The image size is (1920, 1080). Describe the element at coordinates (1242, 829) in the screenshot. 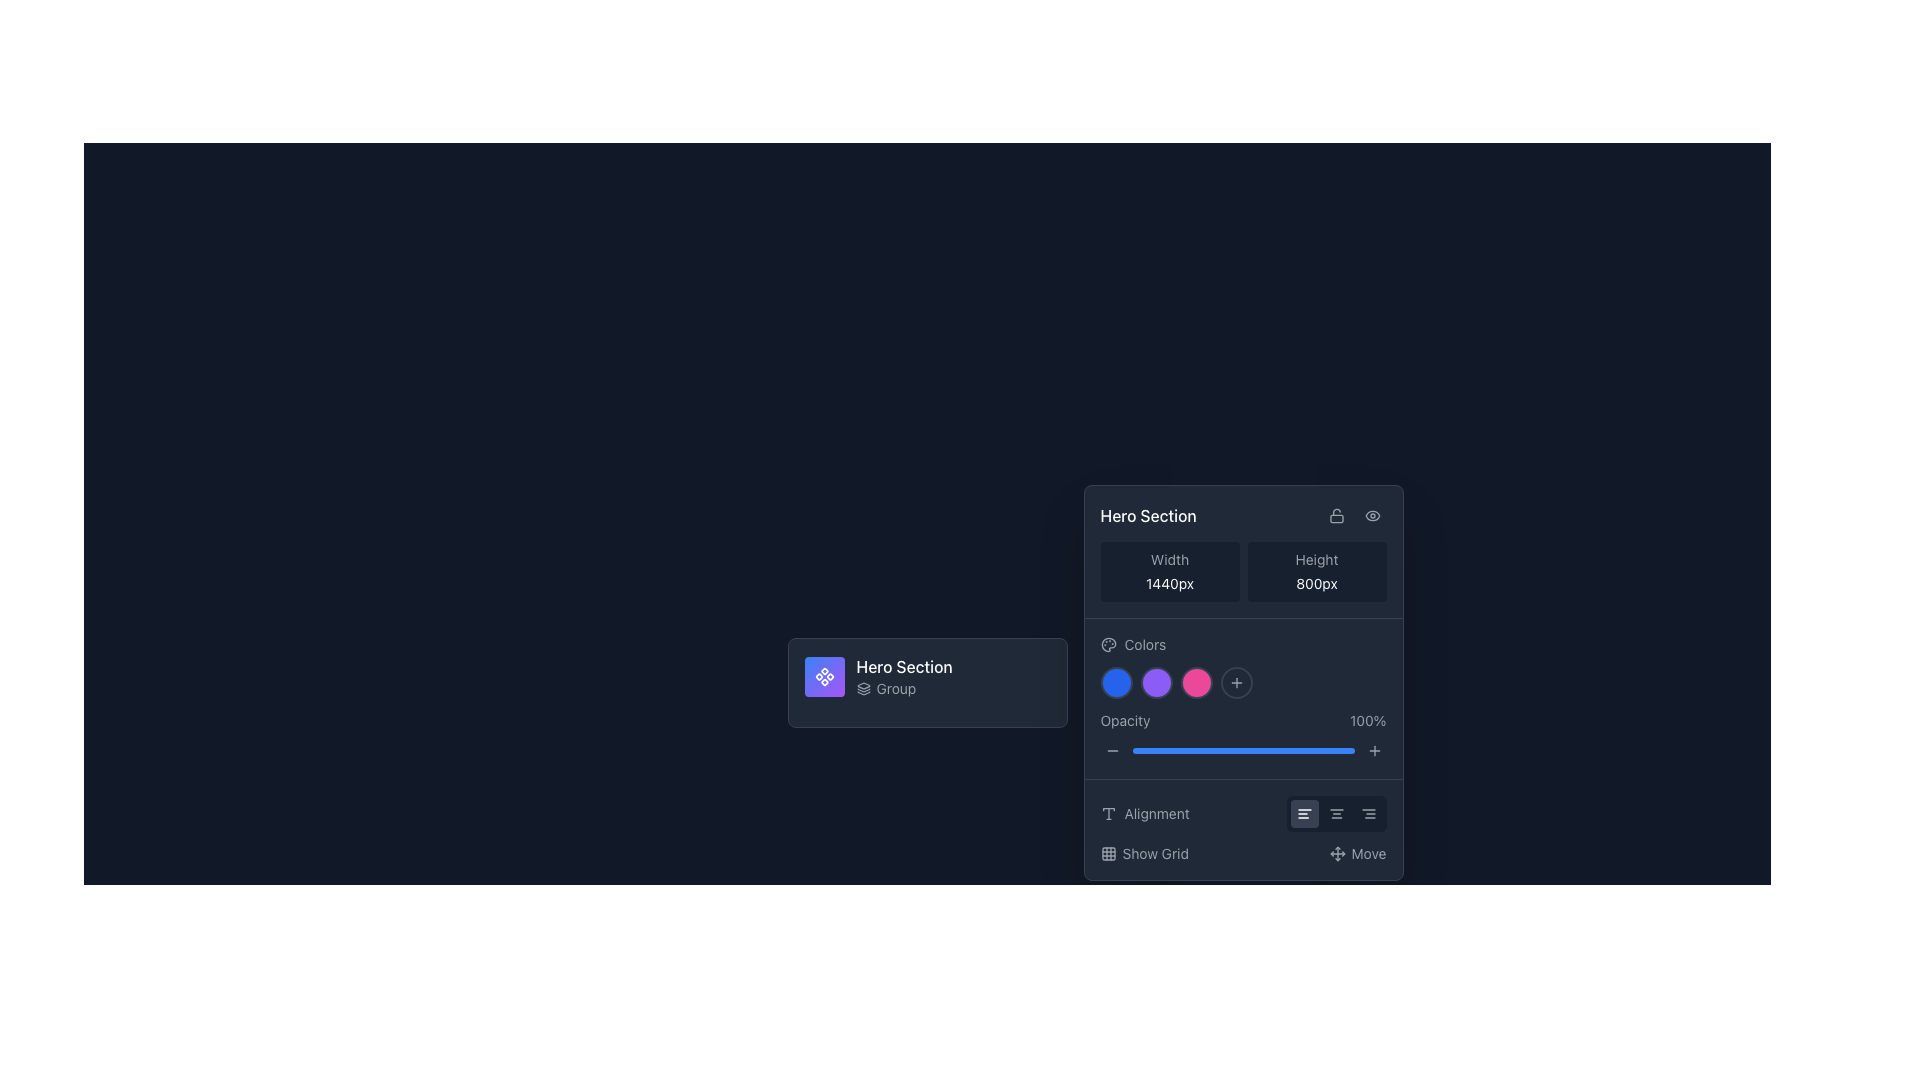

I see `the 'Move' button in the alignment tools panel` at that location.